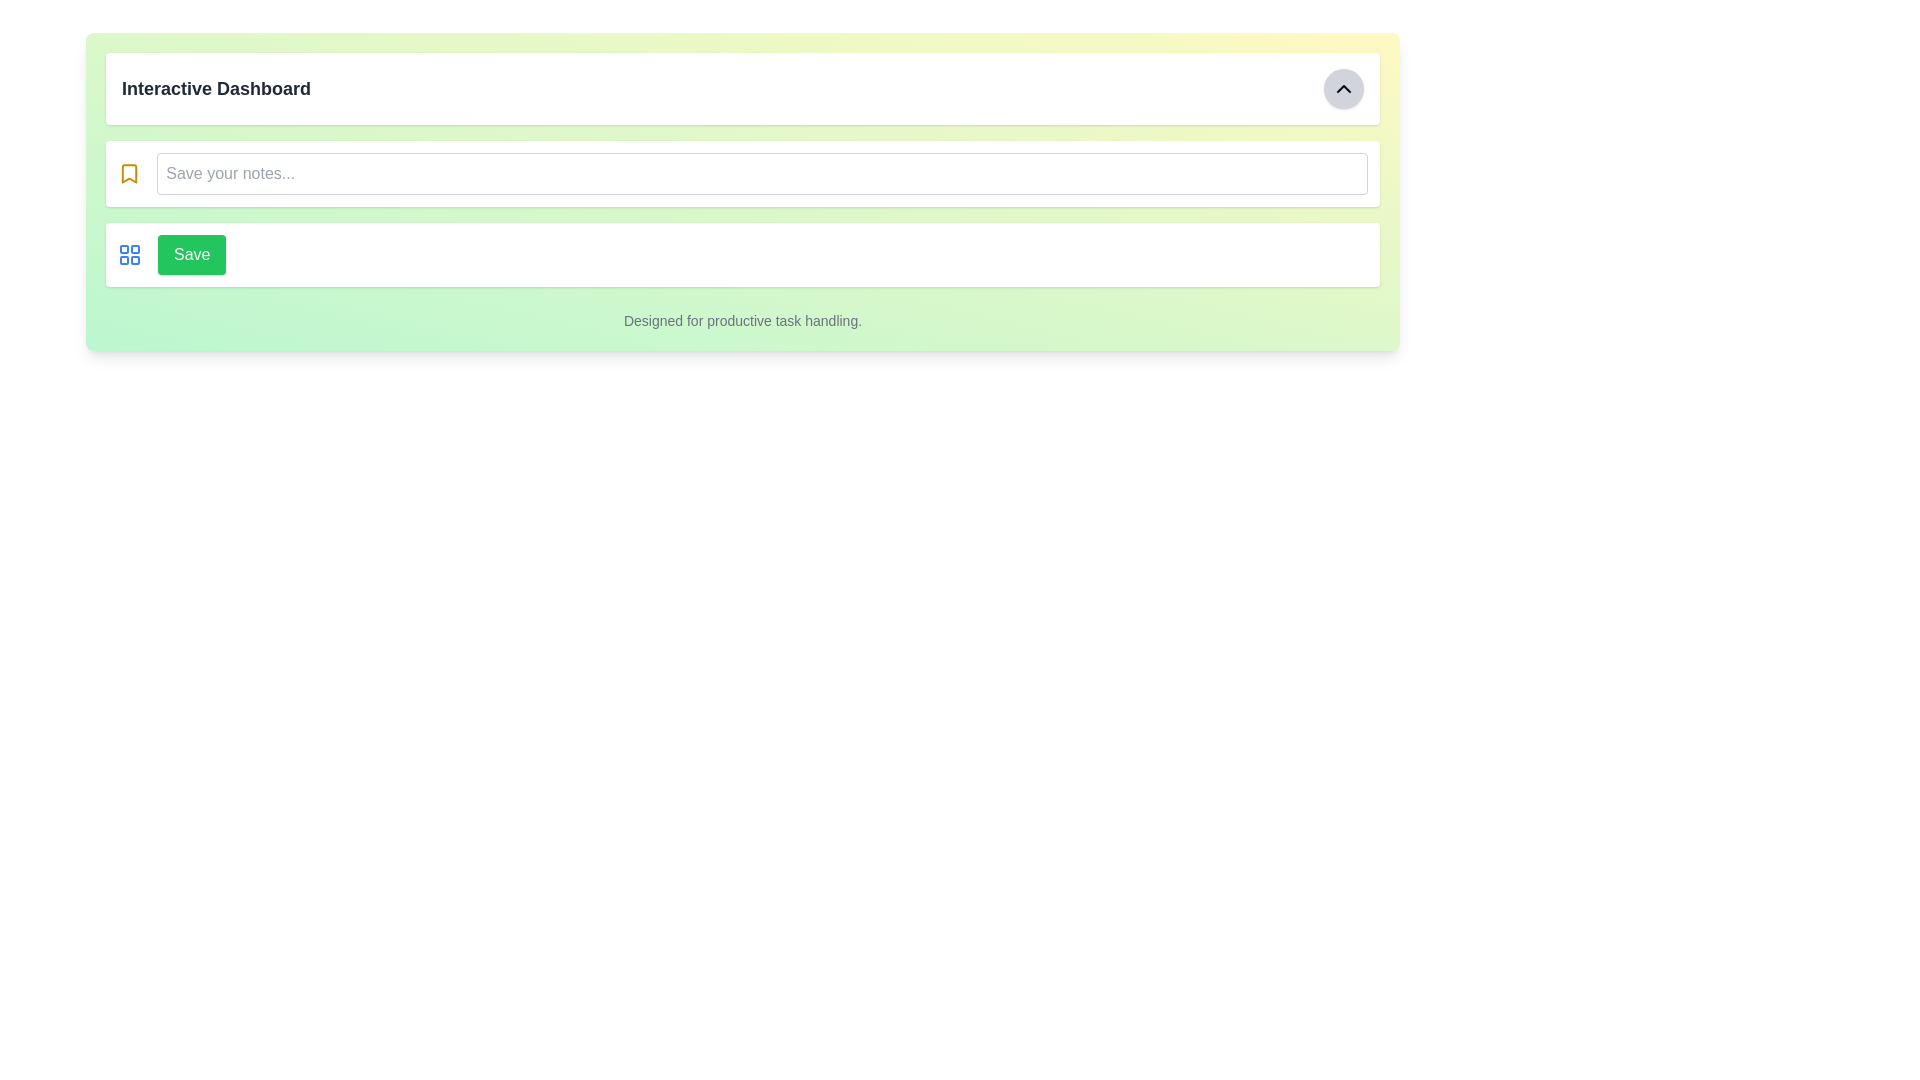  What do you see at coordinates (1344, 87) in the screenshot?
I see `the chevron-shaped icon in the circular button located at the top right of the 'Interactive Dashboard' panel` at bounding box center [1344, 87].